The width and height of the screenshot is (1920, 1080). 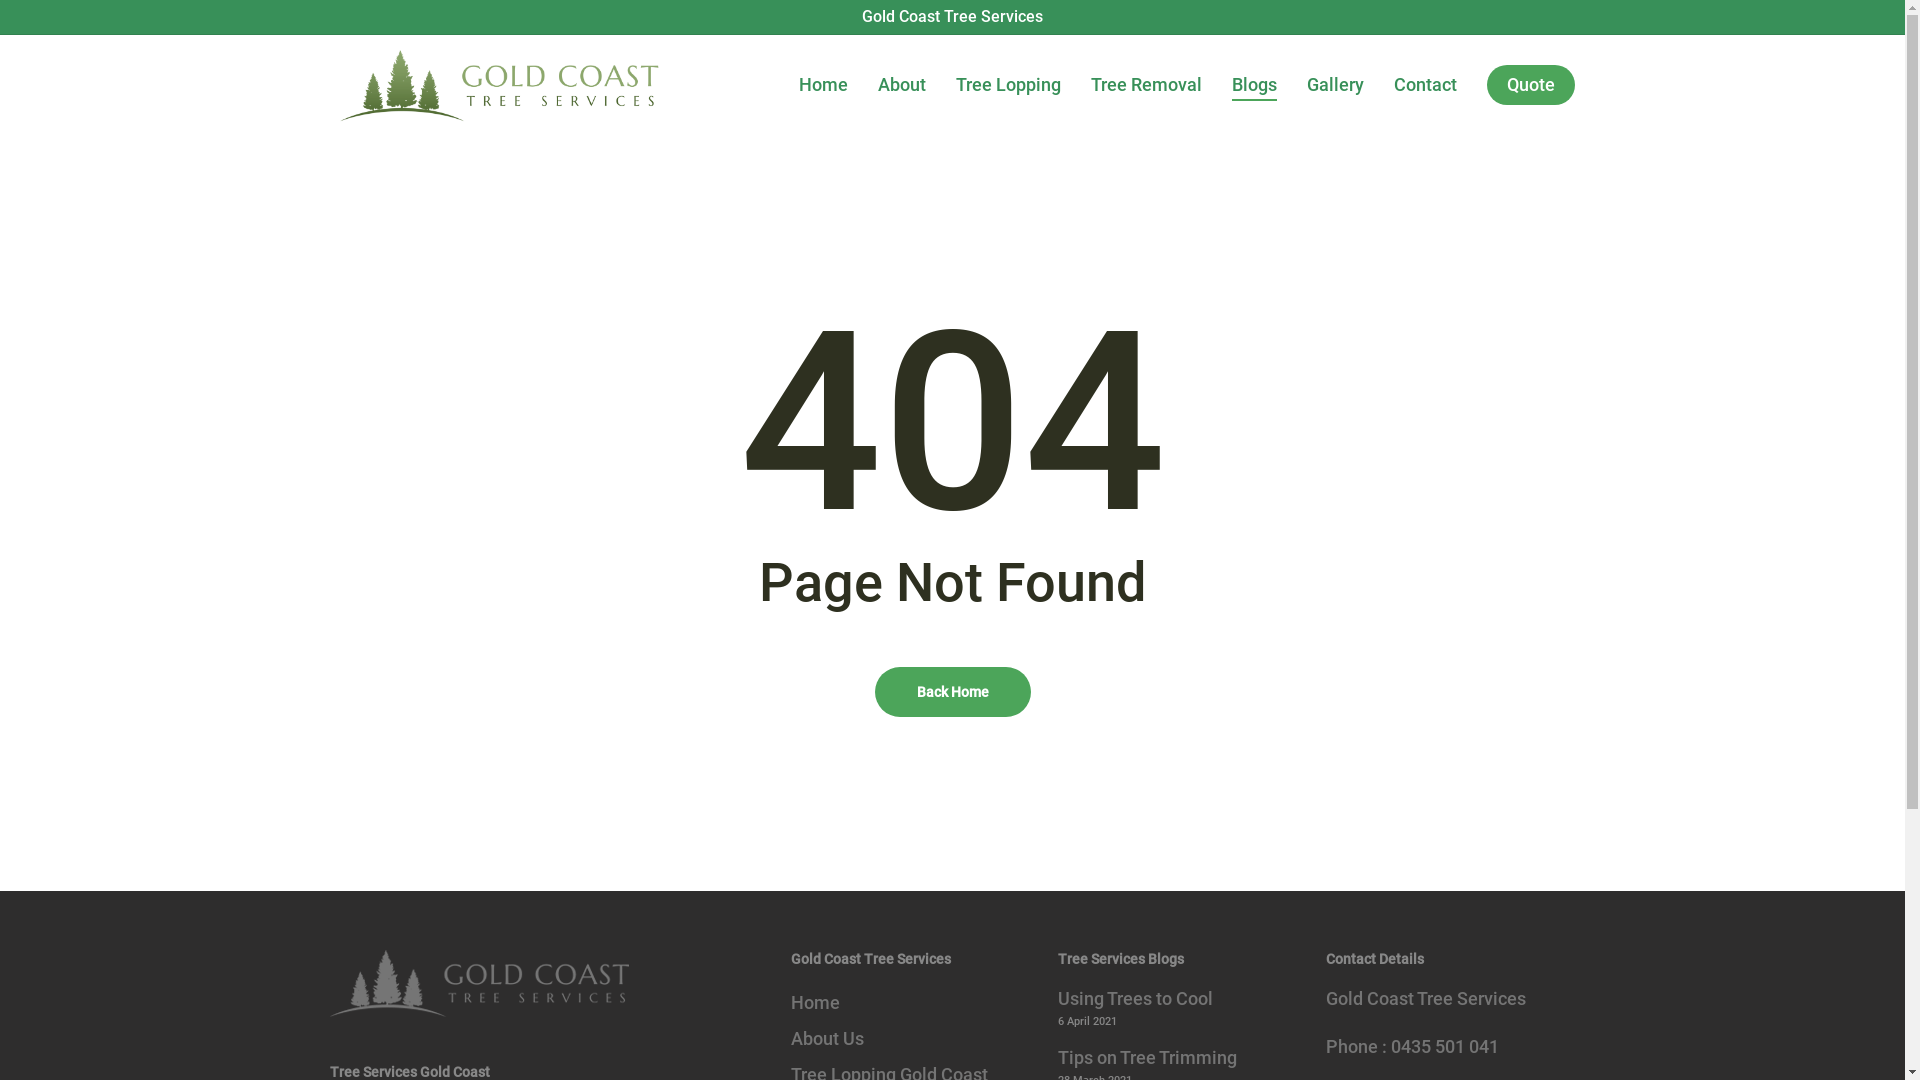 What do you see at coordinates (1424, 83) in the screenshot?
I see `'Contact'` at bounding box center [1424, 83].